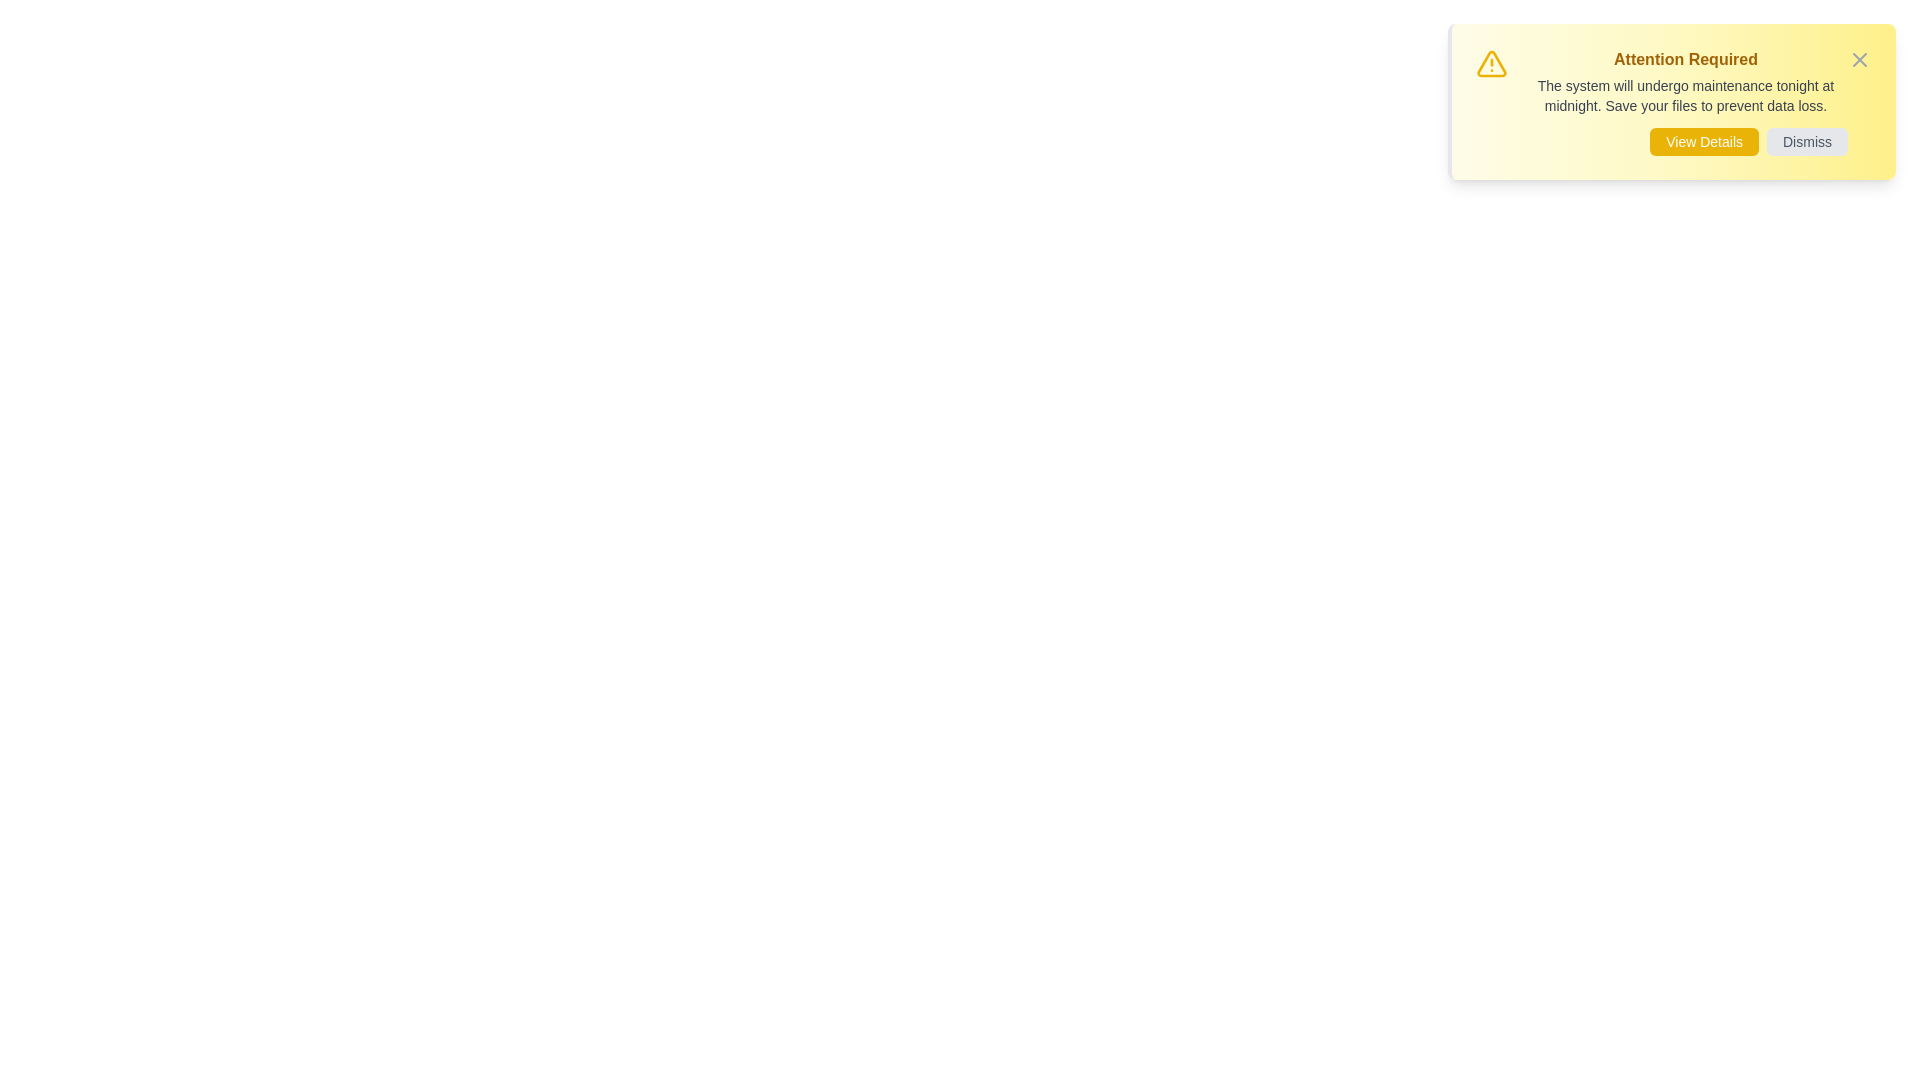 The width and height of the screenshot is (1920, 1080). I want to click on the close icon of the alert to dismiss it, so click(1859, 59).